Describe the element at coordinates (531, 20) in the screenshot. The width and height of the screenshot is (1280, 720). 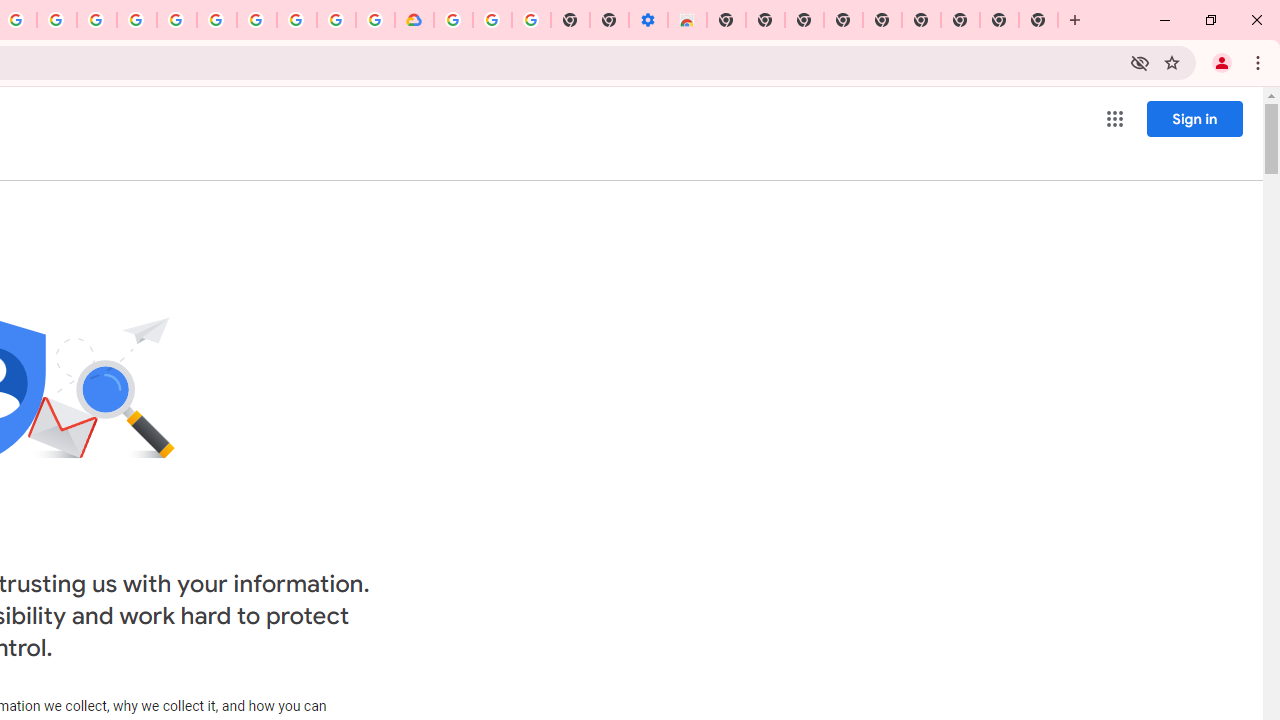
I see `'Turn cookies on or off - Computer - Google Account Help'` at that location.